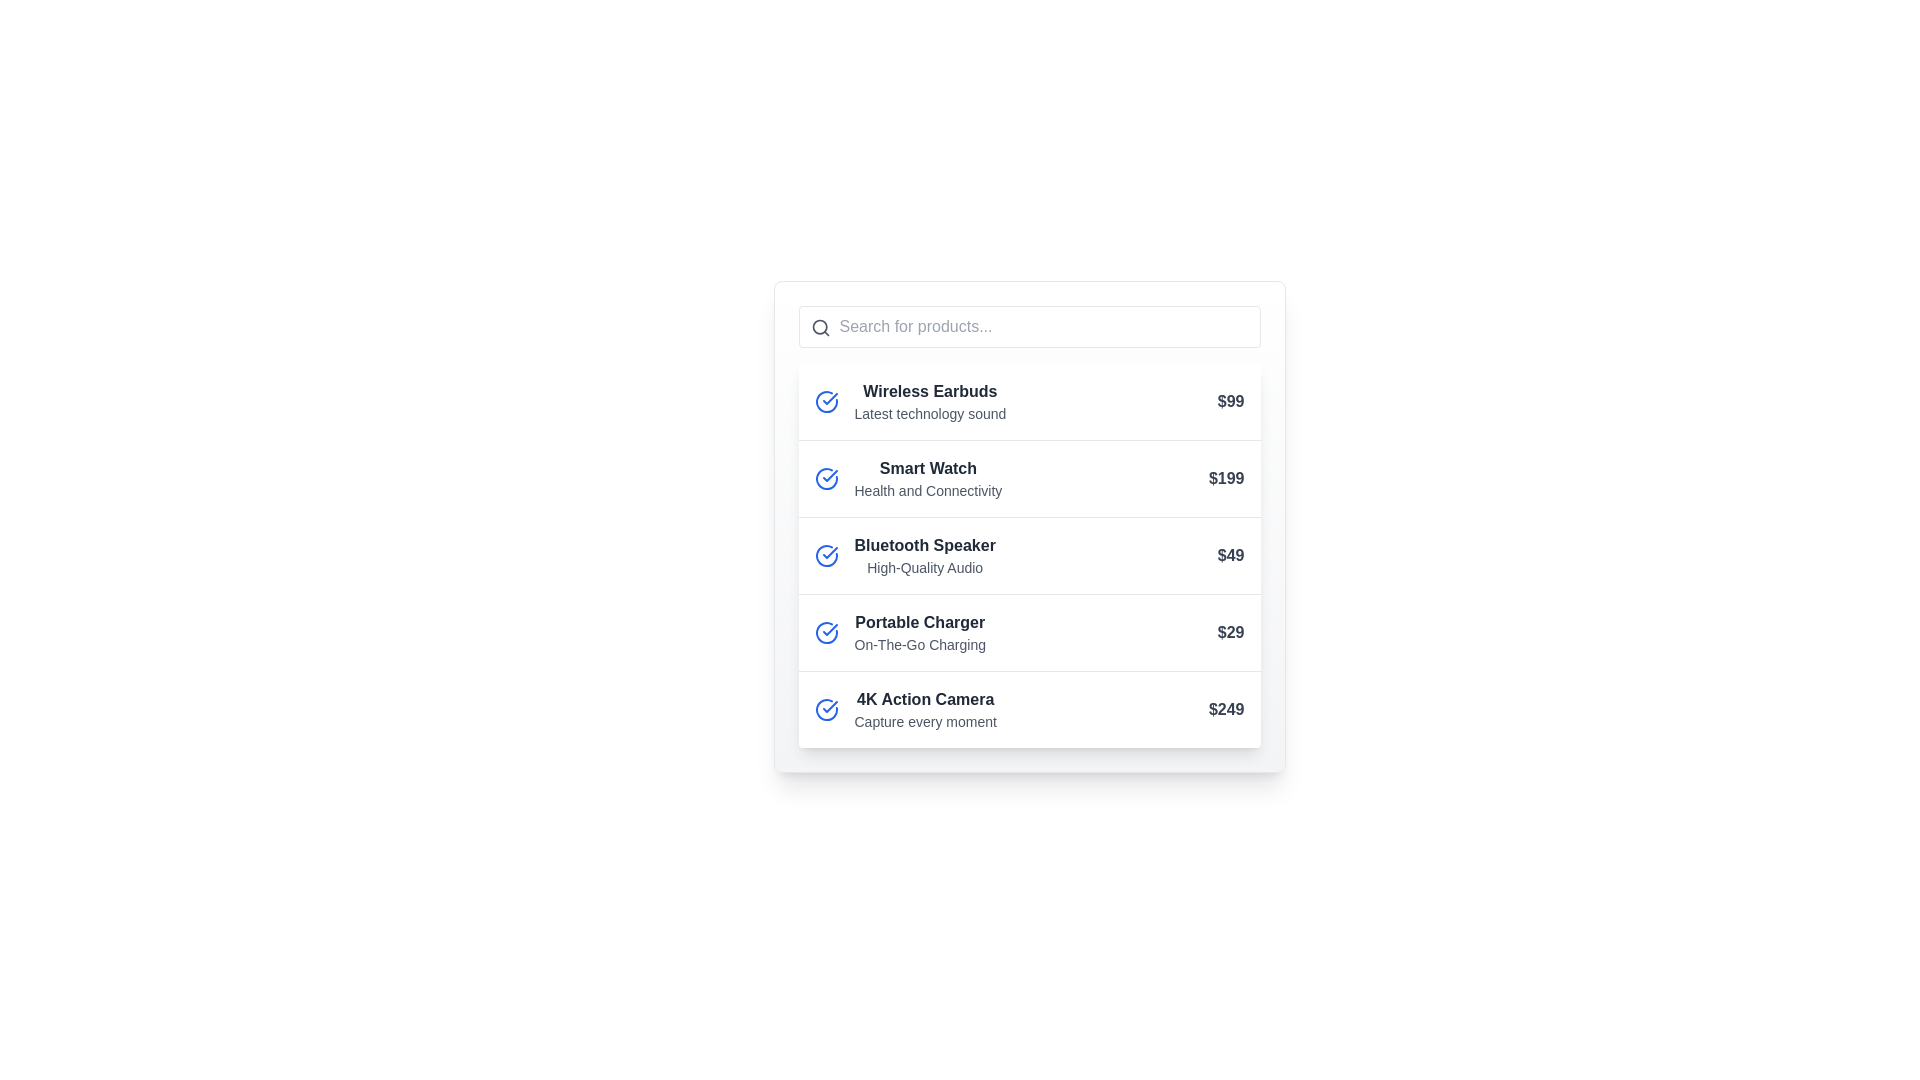 The image size is (1920, 1080). I want to click on the icon representing the 'selected' or 'verified' state for the product 'Smart Watch - Health and Connectivity - $199' to trigger a tooltip or visual change, so click(826, 478).